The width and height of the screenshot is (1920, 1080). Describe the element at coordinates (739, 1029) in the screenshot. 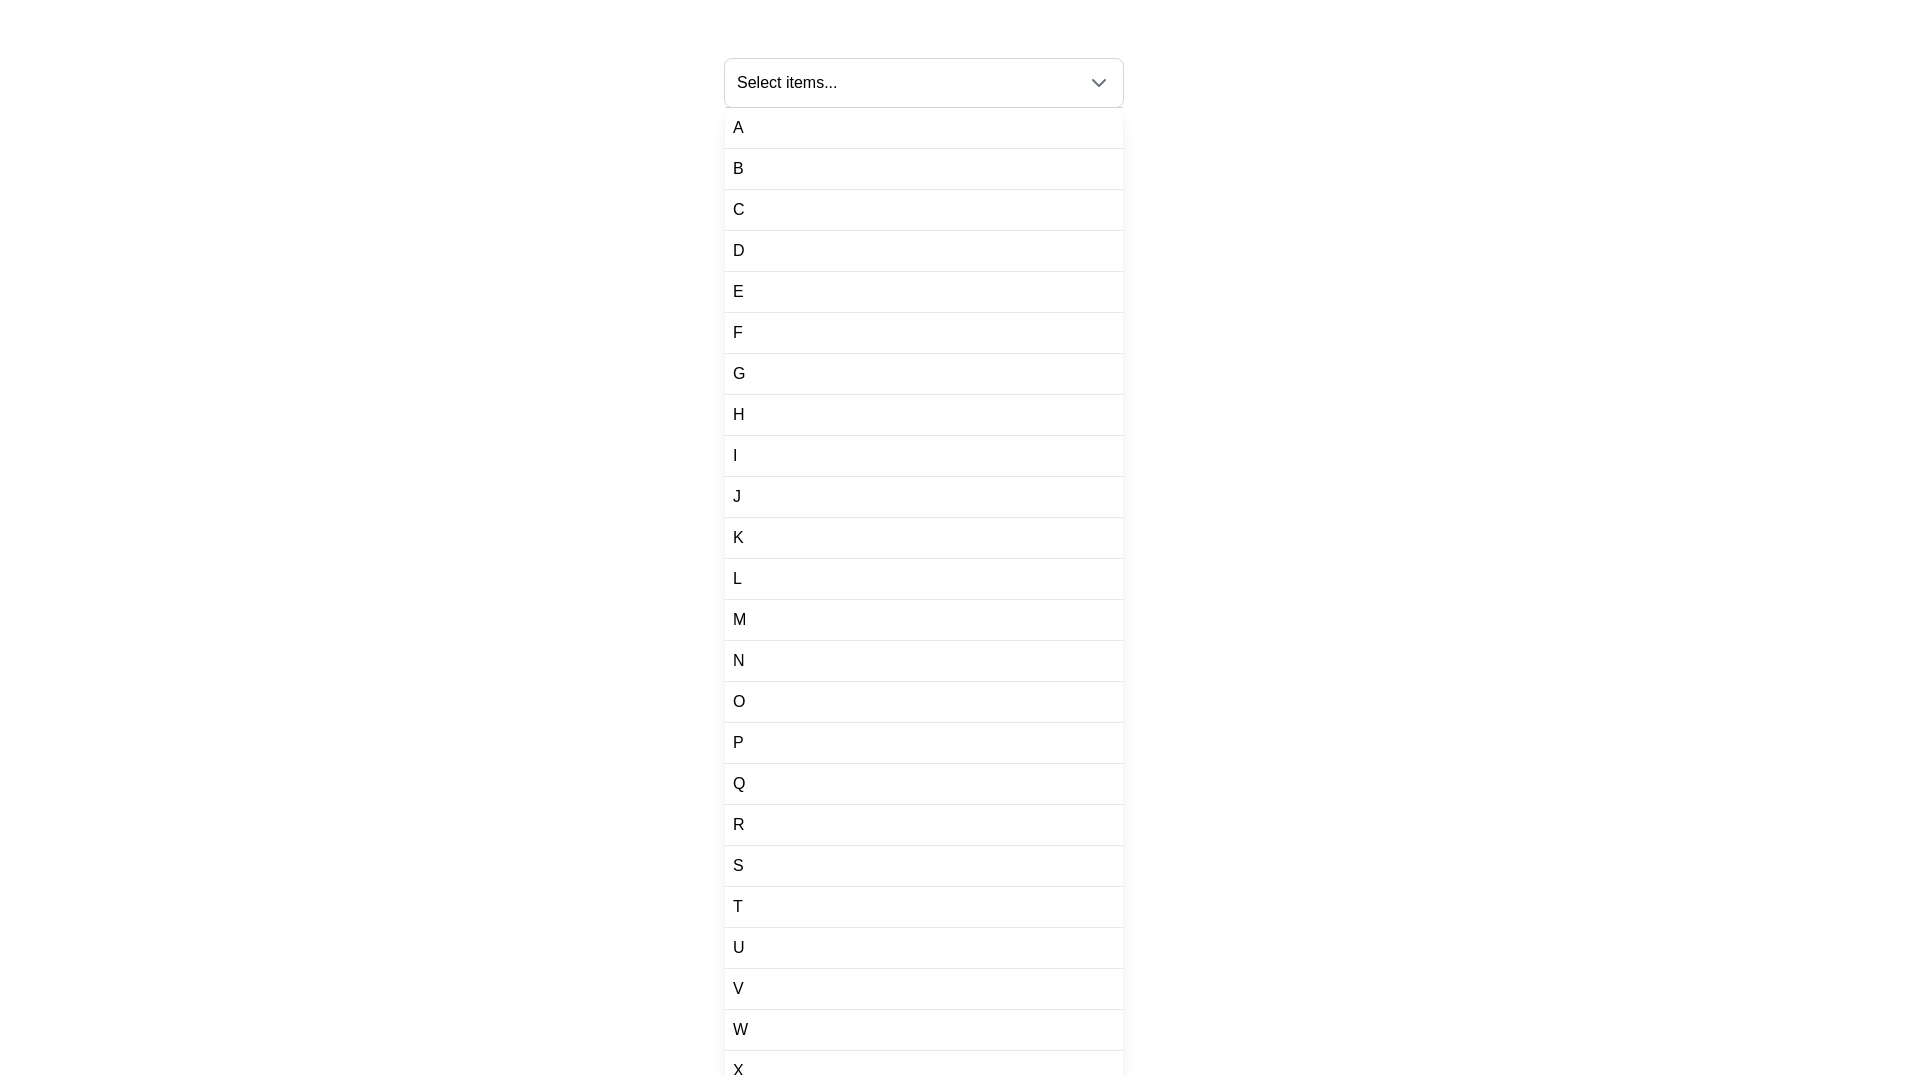

I see `the letter 'W' in the alphabetical dropdown menu, which is positioned between 'V' and 'X', to emphasize the option` at that location.